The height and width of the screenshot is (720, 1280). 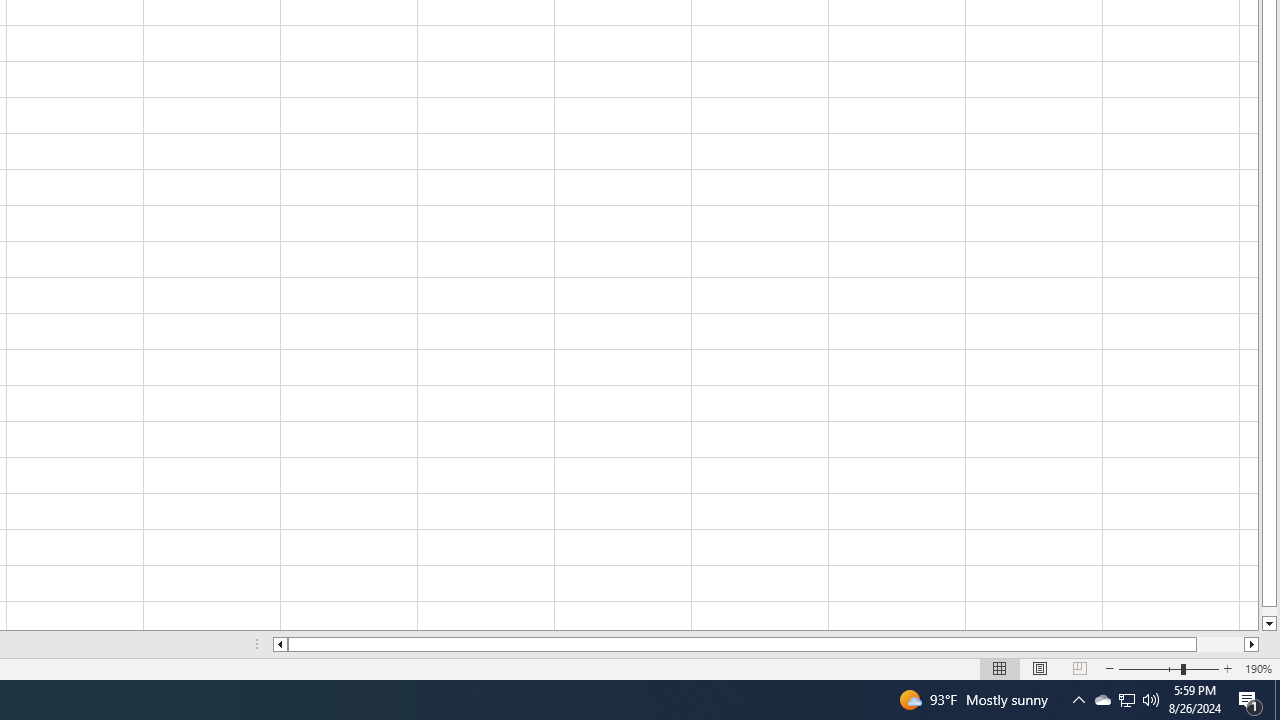 What do you see at coordinates (765, 644) in the screenshot?
I see `'Class: NetUIScrollBar'` at bounding box center [765, 644].